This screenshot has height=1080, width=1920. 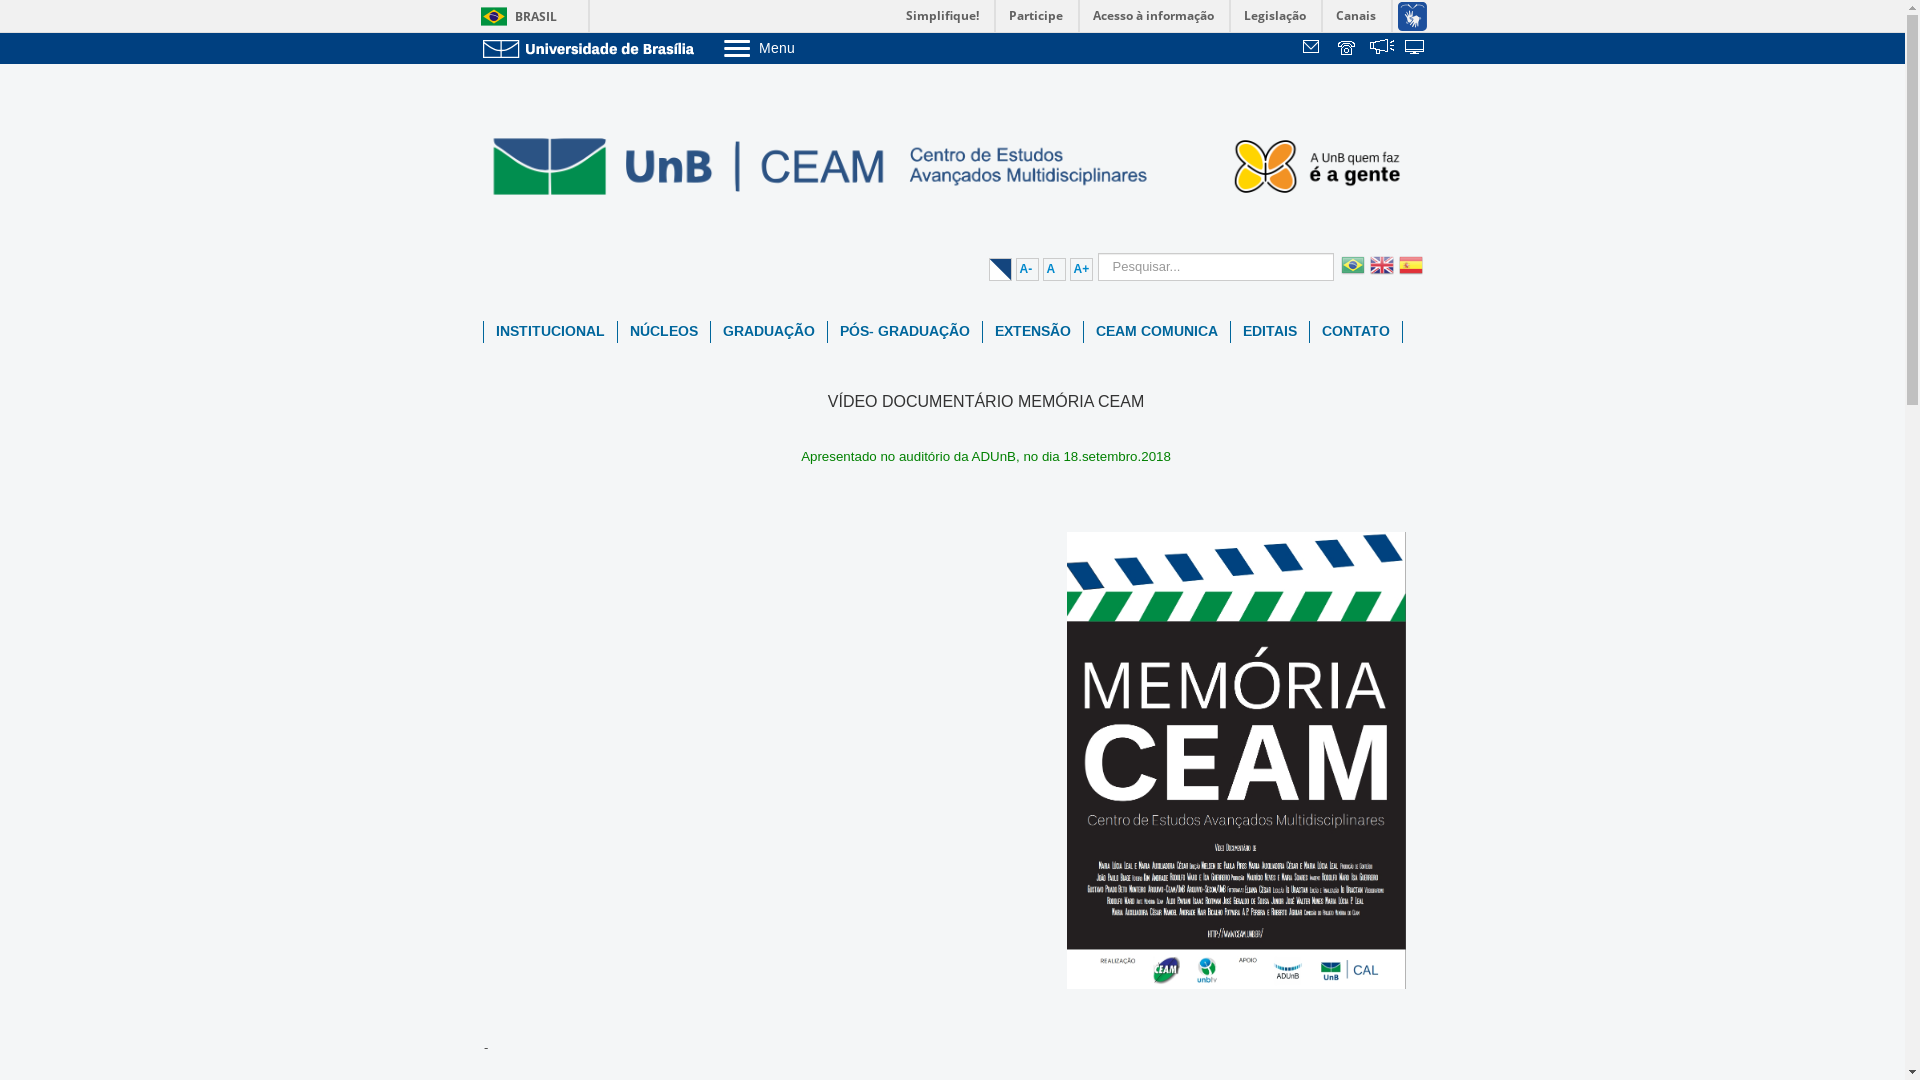 I want to click on 'A', so click(x=1040, y=268).